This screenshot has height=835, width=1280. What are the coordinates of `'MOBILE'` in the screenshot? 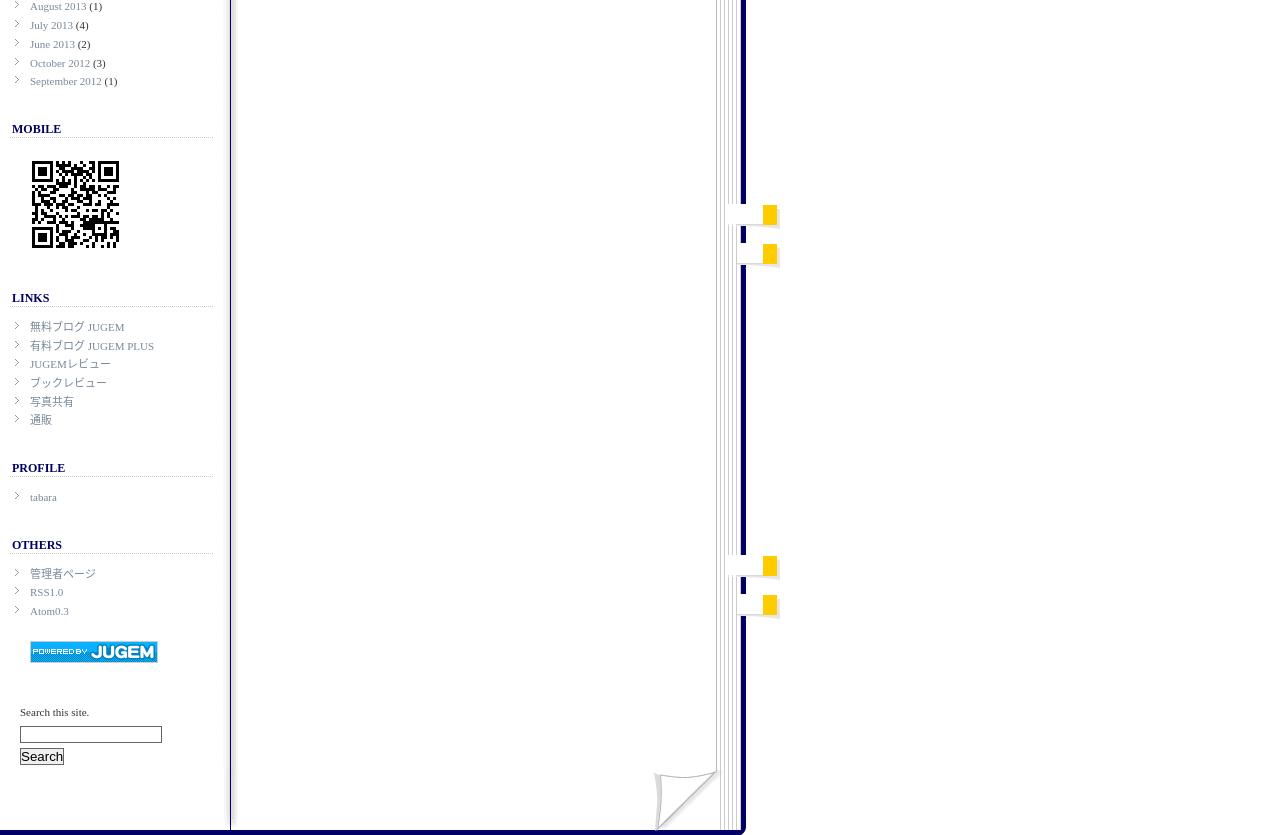 It's located at (36, 127).